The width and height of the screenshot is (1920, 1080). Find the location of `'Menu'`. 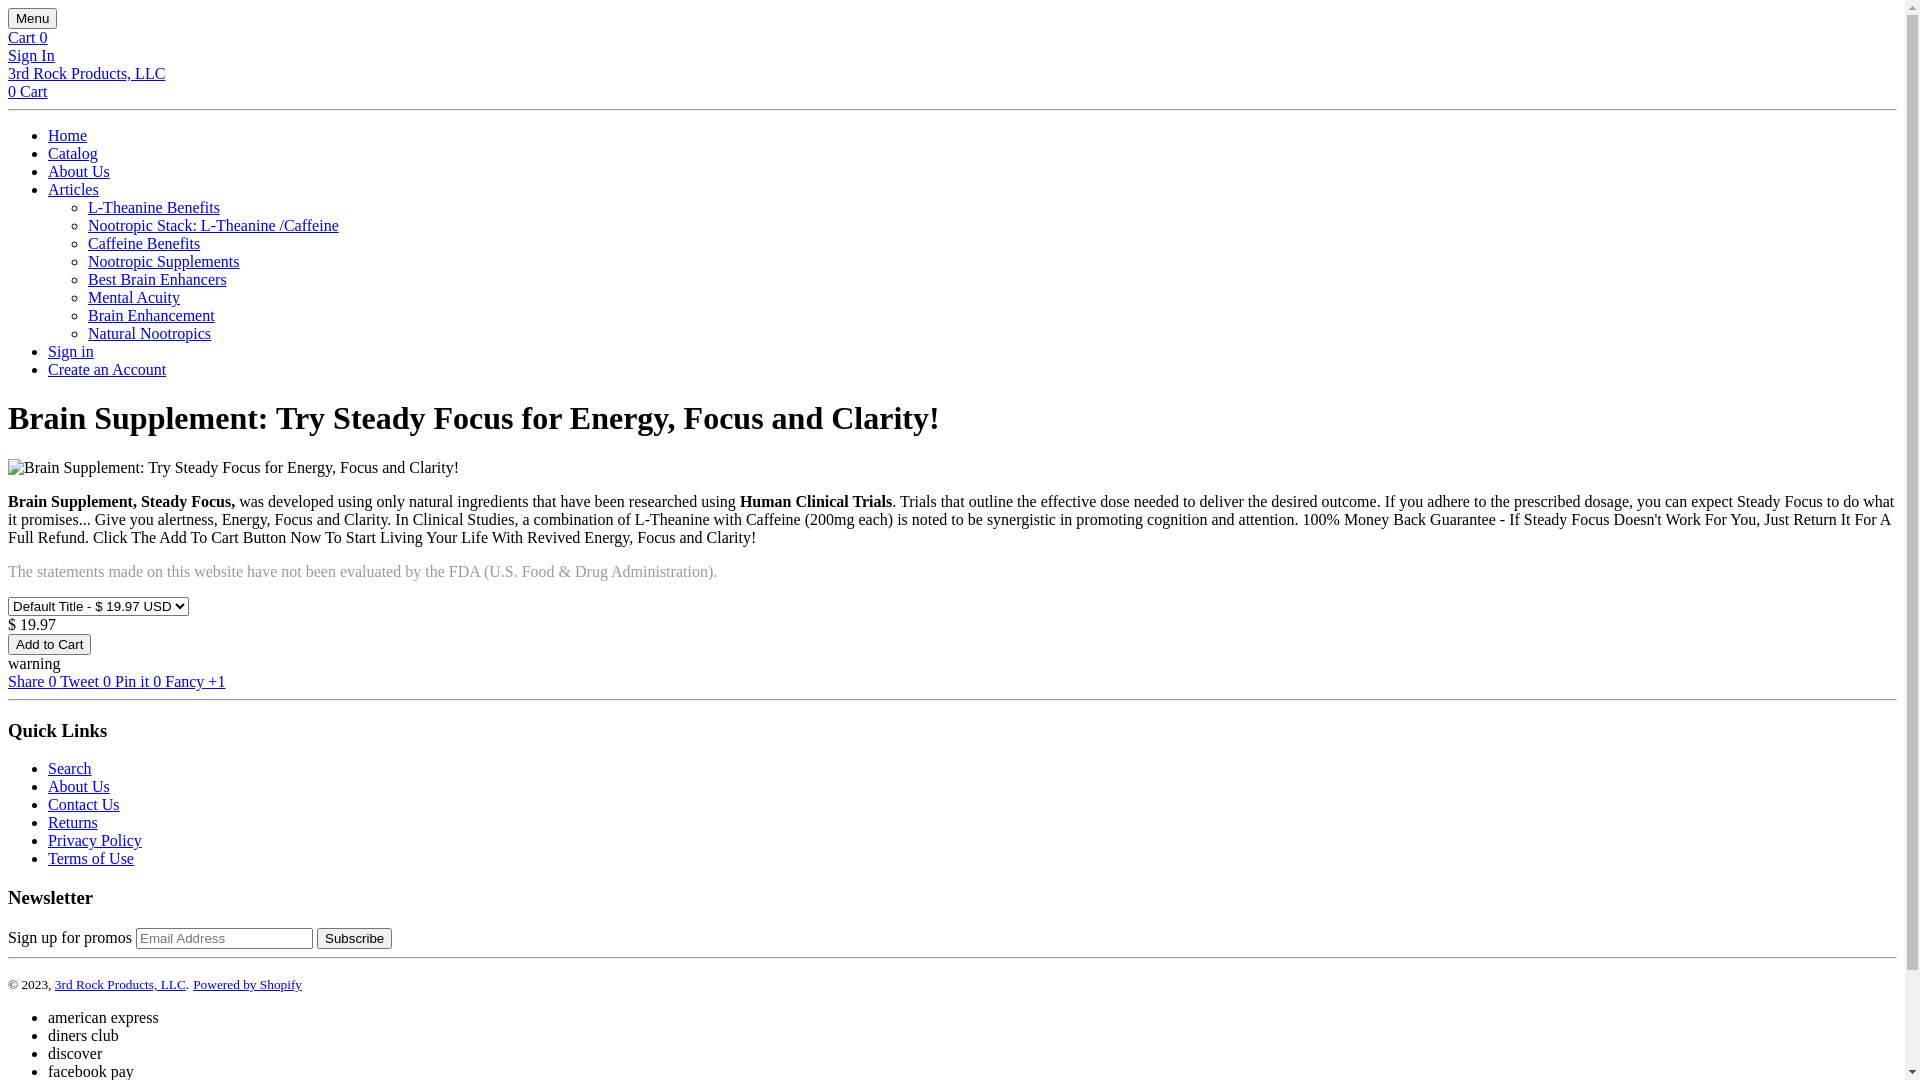

'Menu' is located at coordinates (32, 18).